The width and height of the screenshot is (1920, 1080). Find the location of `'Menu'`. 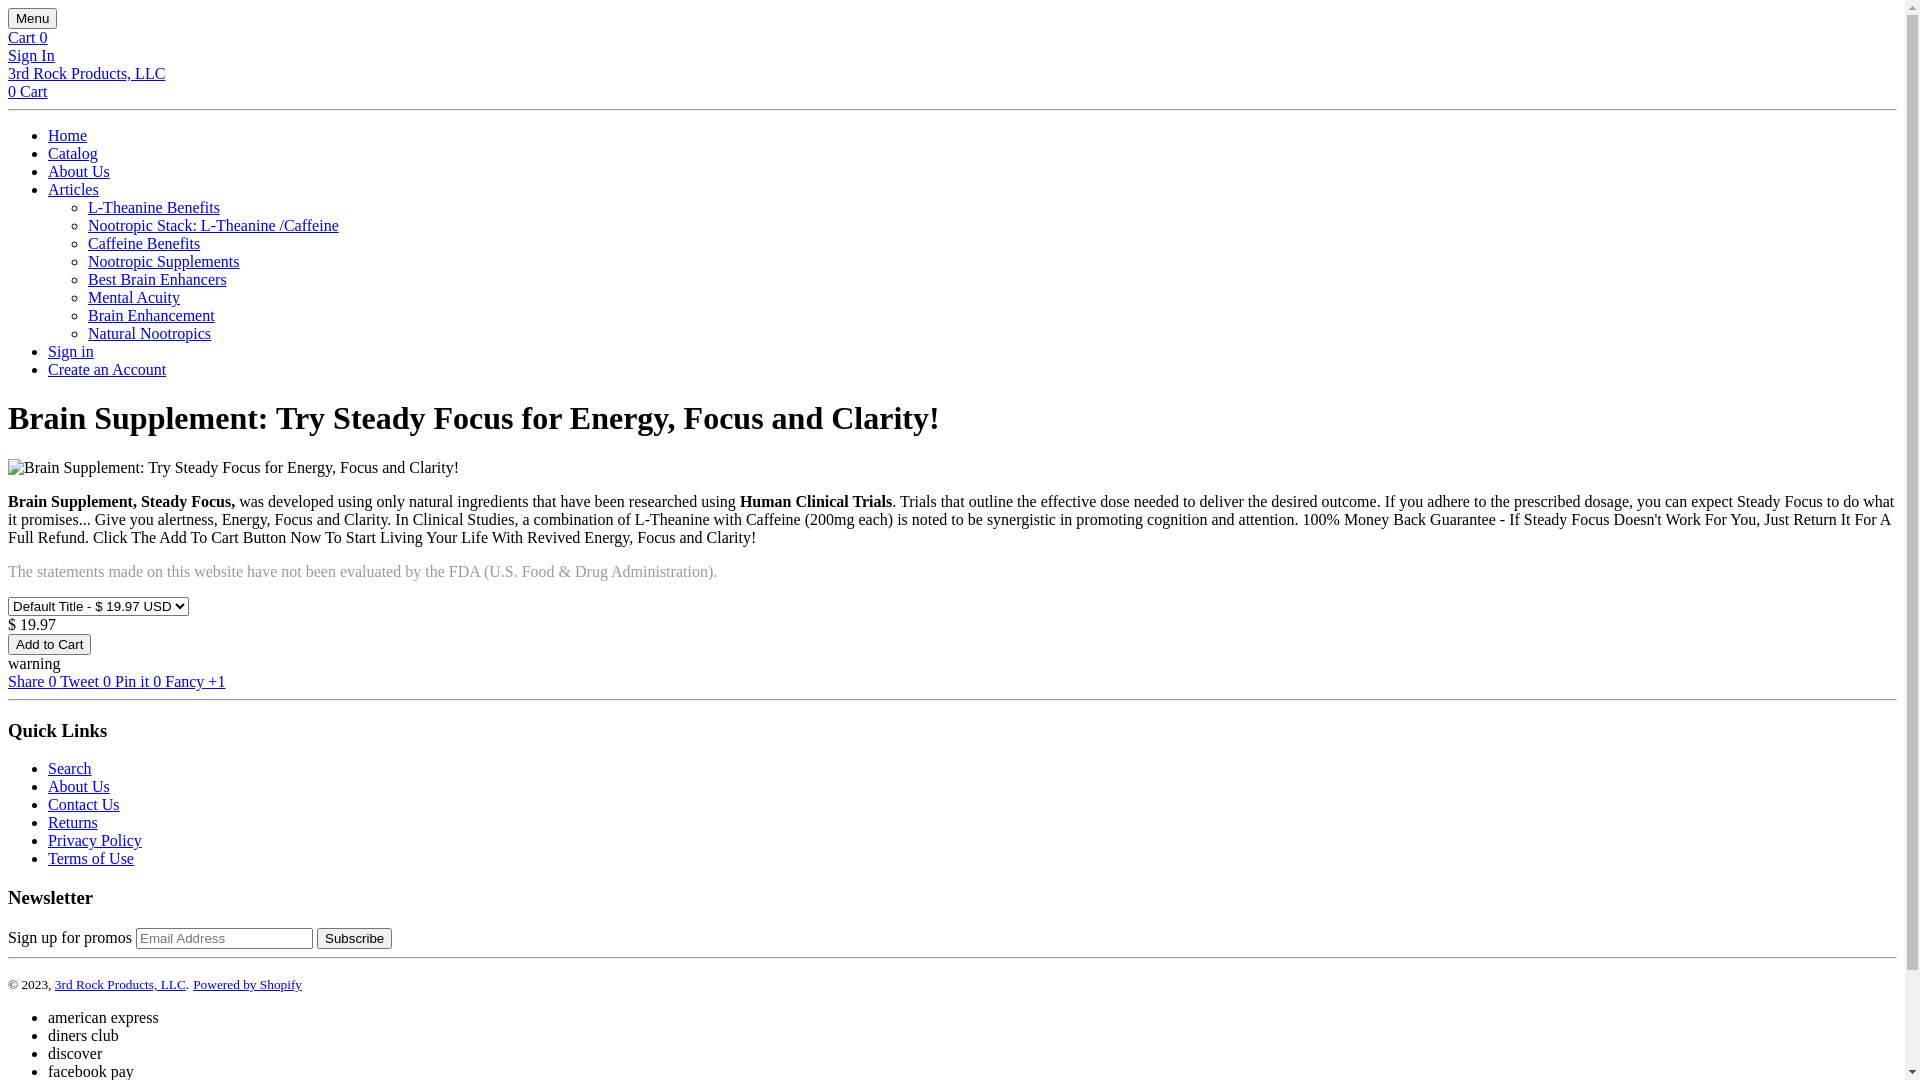

'Menu' is located at coordinates (32, 18).